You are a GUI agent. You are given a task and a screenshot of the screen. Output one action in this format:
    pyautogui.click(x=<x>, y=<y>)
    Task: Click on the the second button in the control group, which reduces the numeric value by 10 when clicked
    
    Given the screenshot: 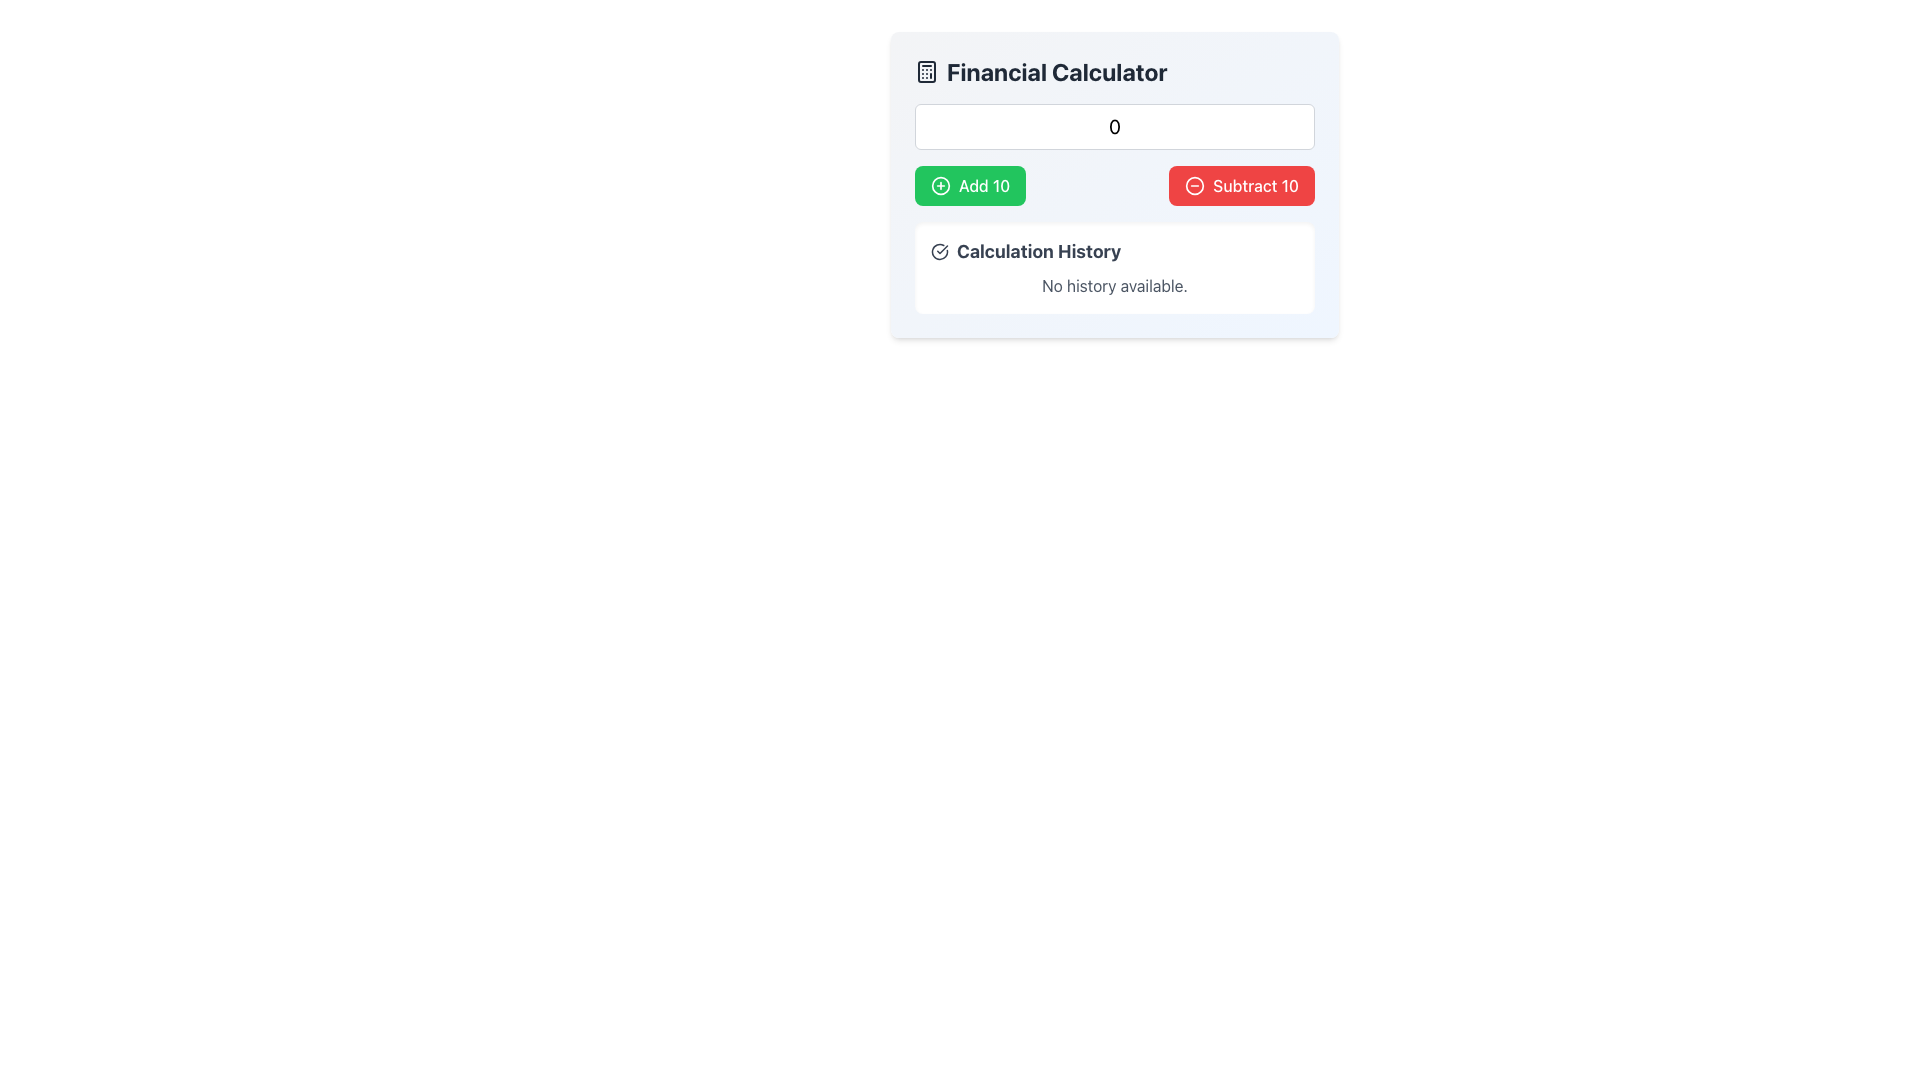 What is the action you would take?
    pyautogui.click(x=1241, y=185)
    